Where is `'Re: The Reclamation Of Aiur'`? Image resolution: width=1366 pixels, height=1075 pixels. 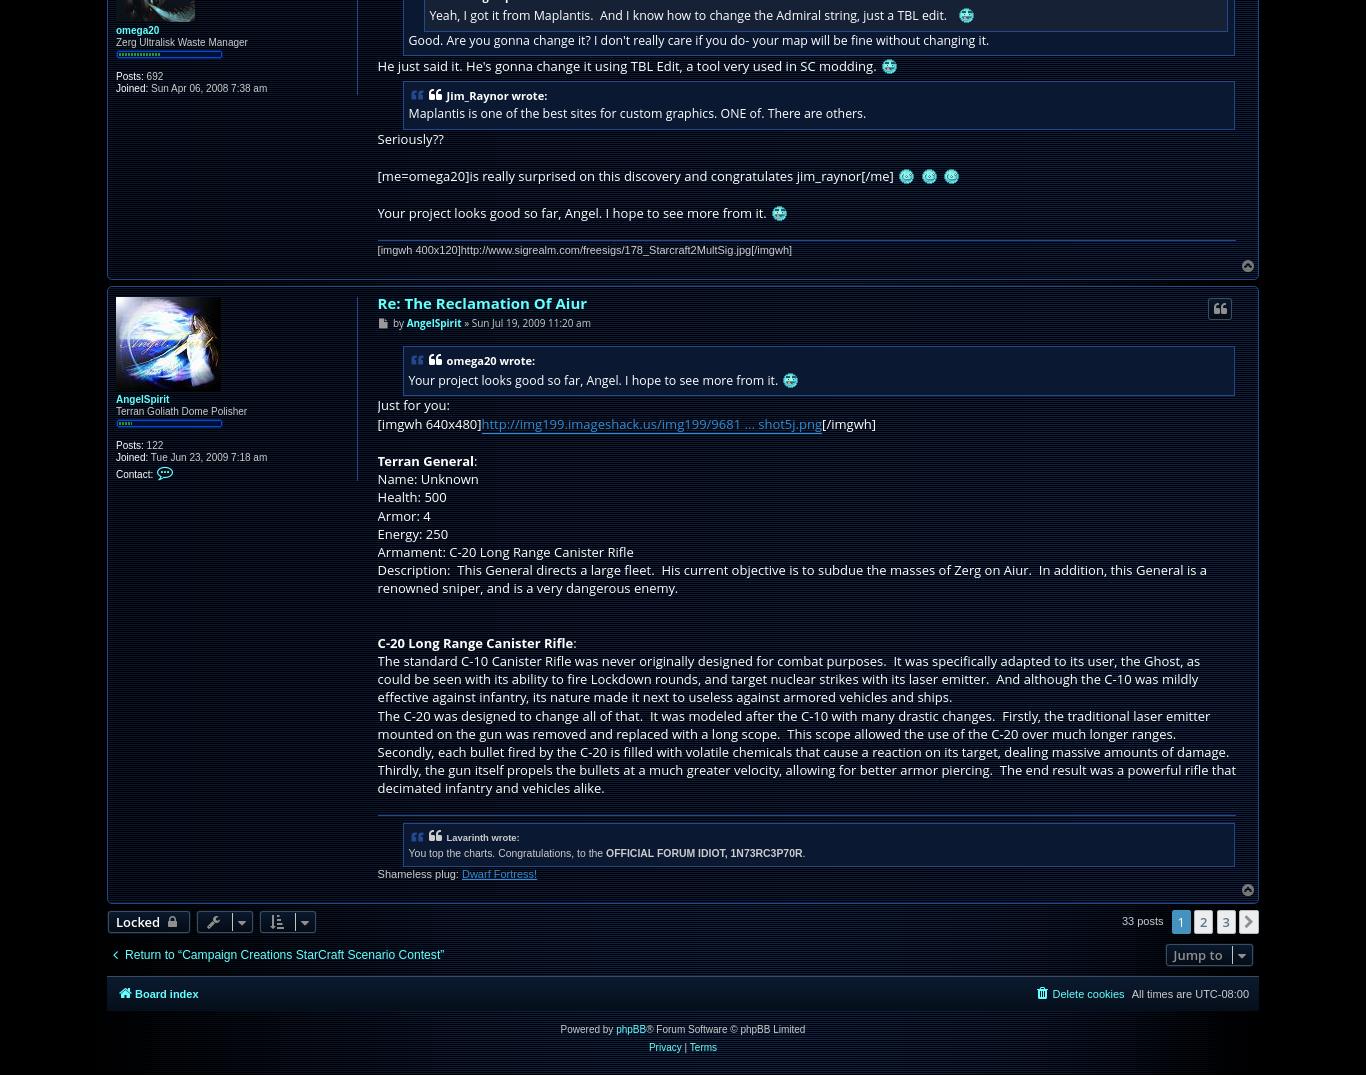 'Re: The Reclamation Of Aiur' is located at coordinates (482, 300).